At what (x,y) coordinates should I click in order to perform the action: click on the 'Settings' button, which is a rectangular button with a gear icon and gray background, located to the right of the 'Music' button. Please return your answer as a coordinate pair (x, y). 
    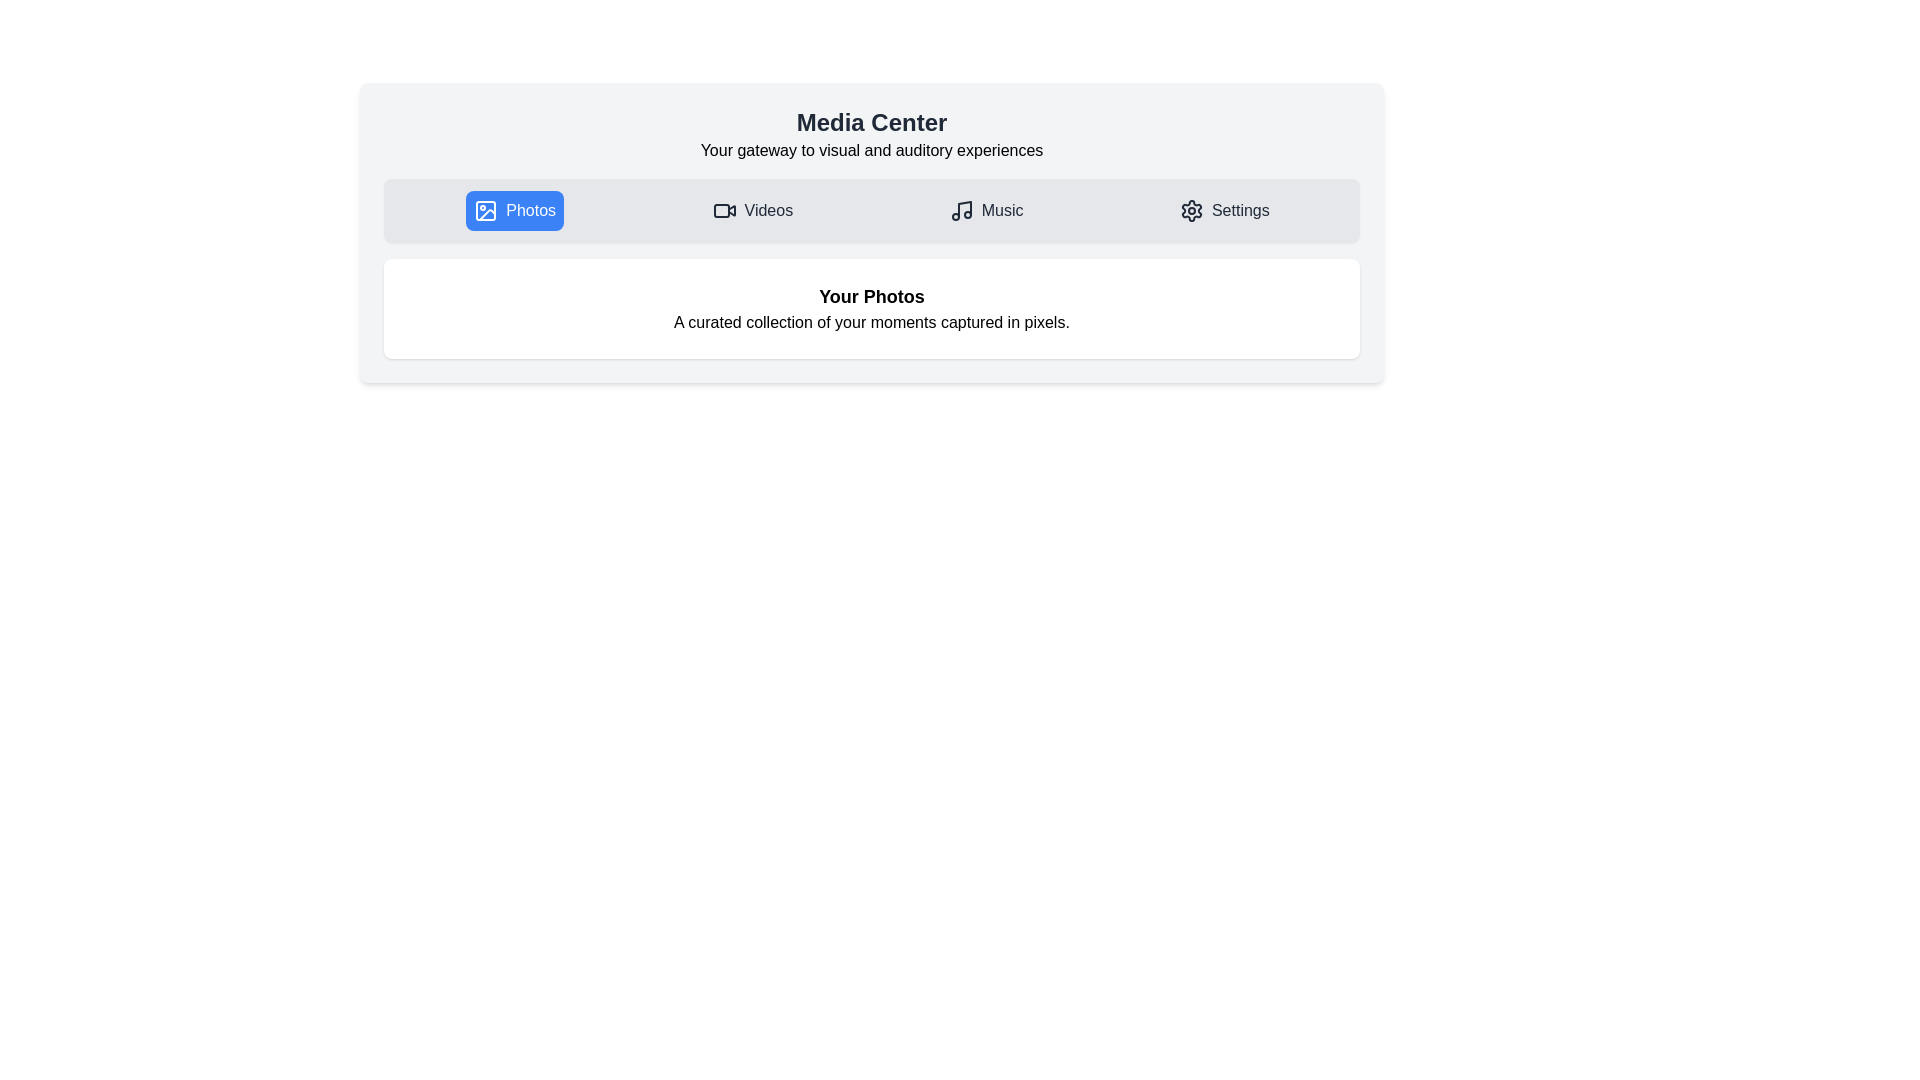
    Looking at the image, I should click on (1223, 211).